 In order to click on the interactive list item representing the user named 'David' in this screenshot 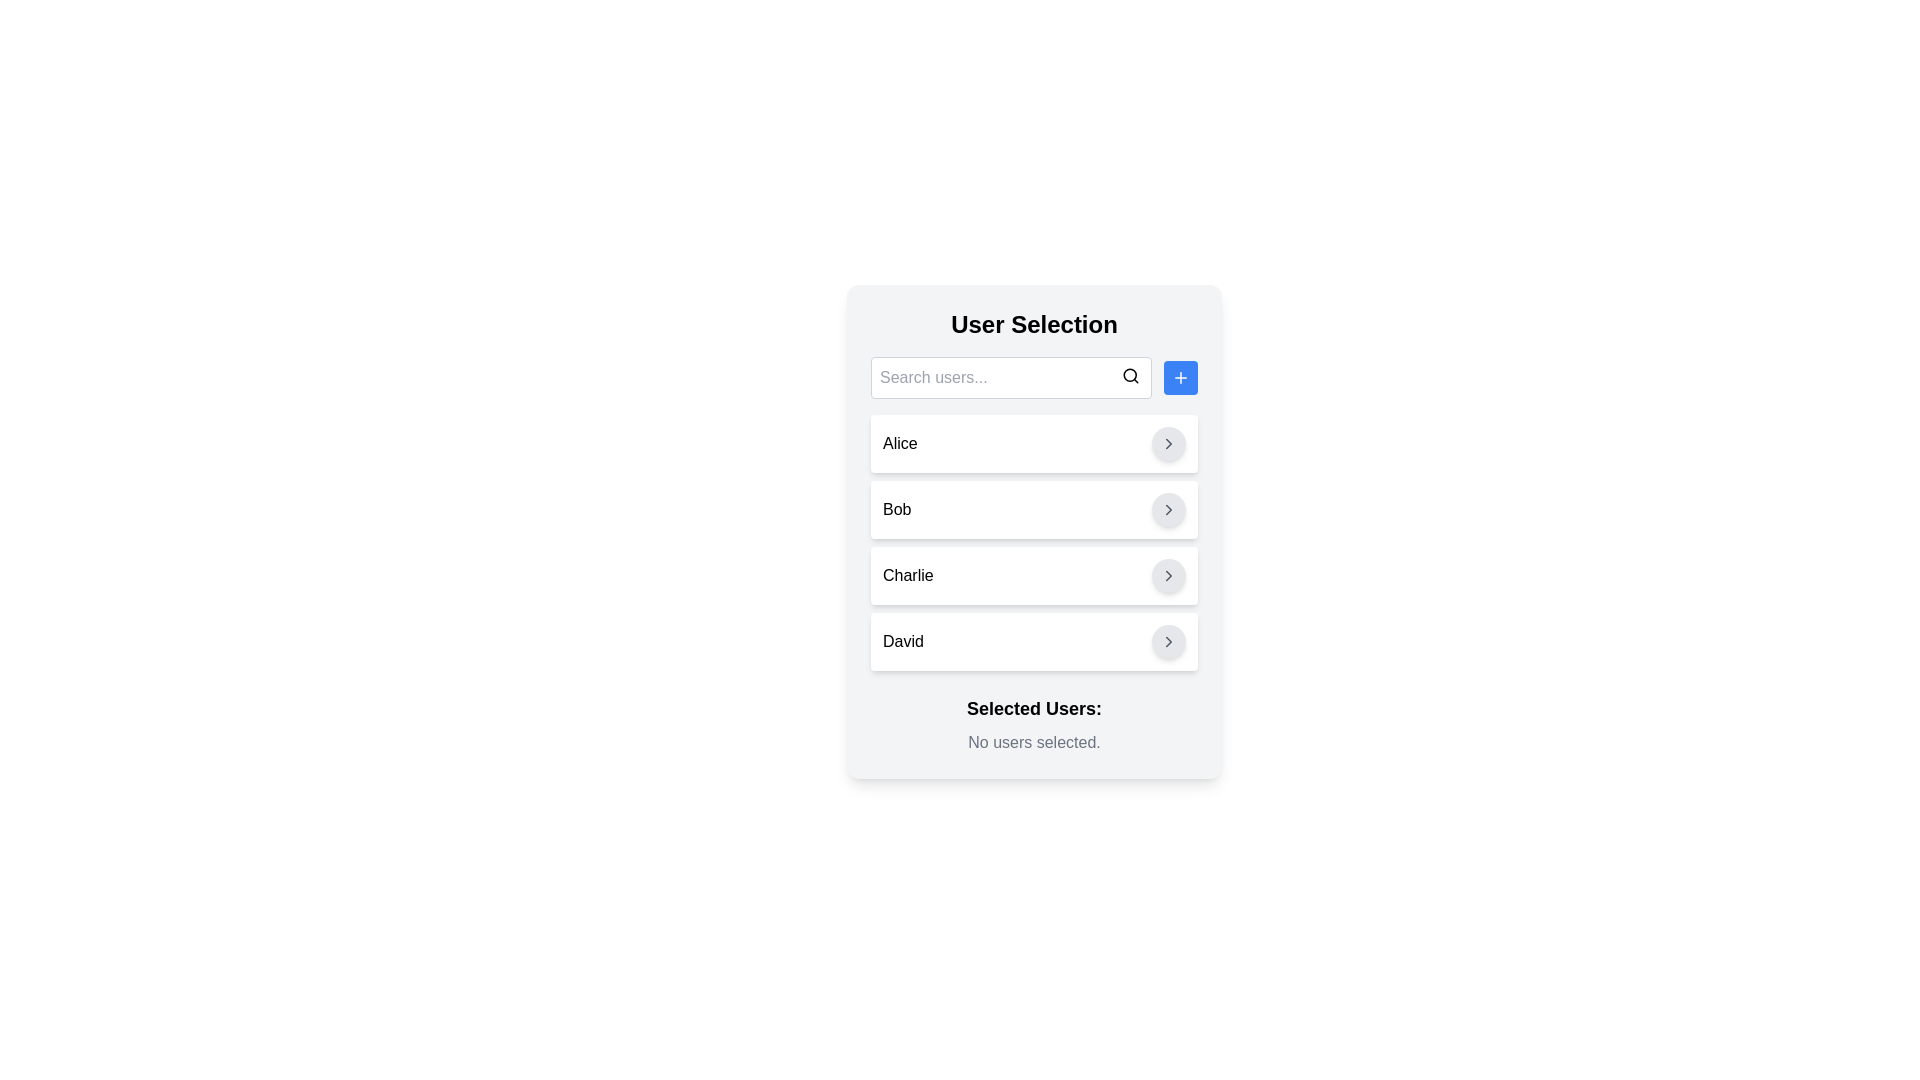, I will do `click(1034, 641)`.